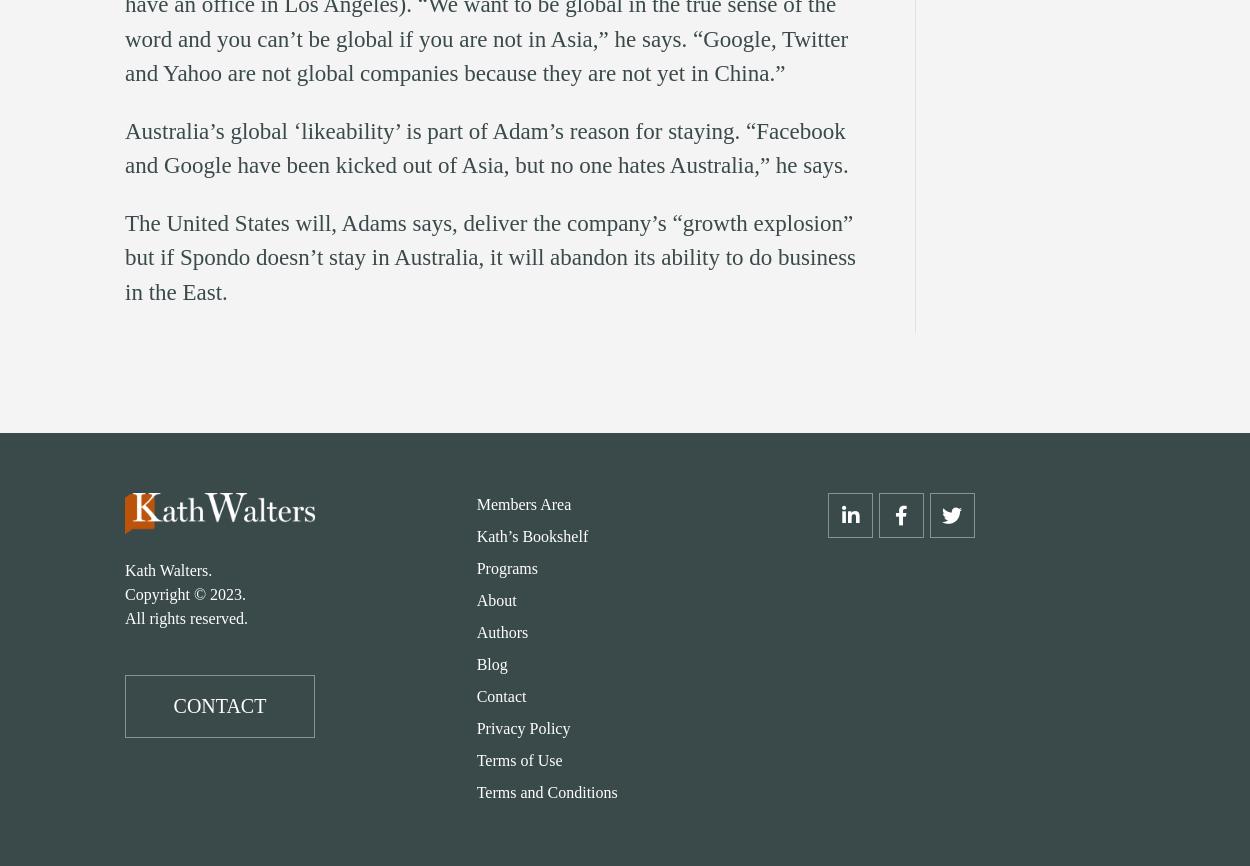 Image resolution: width=1250 pixels, height=866 pixels. I want to click on 'Members Area', so click(523, 504).